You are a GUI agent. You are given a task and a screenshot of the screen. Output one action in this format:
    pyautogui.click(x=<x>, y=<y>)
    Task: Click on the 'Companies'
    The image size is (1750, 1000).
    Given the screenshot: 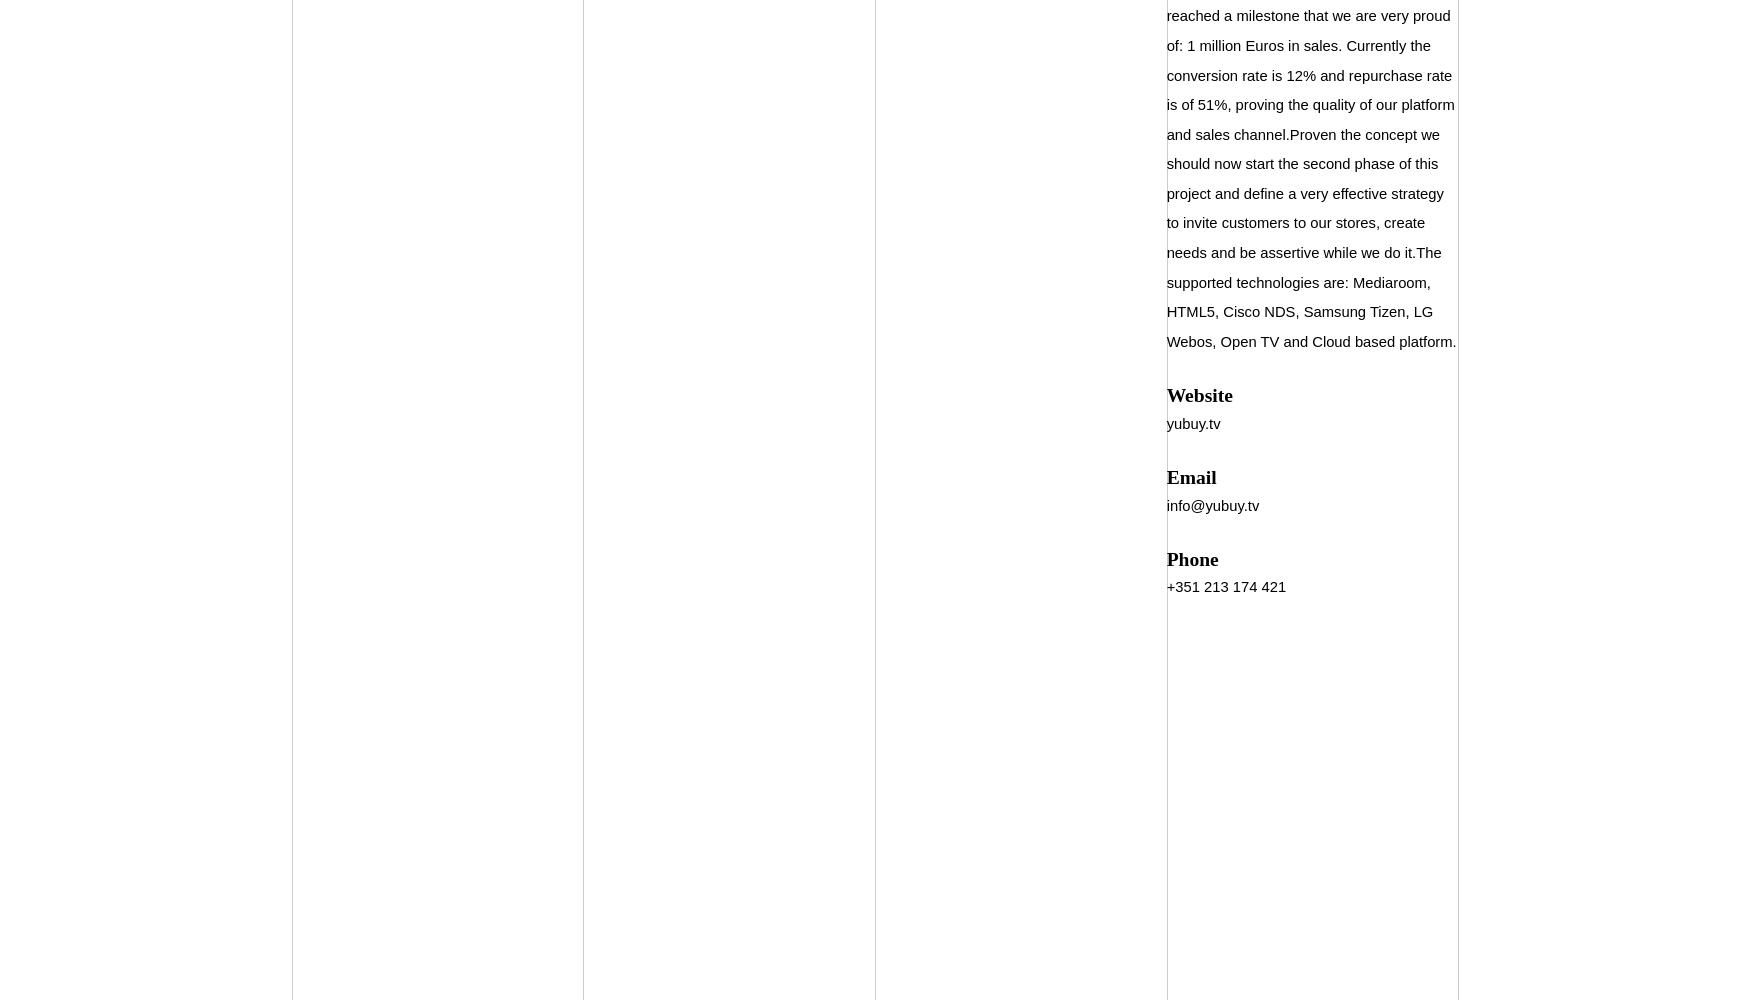 What is the action you would take?
    pyautogui.click(x=344, y=72)
    